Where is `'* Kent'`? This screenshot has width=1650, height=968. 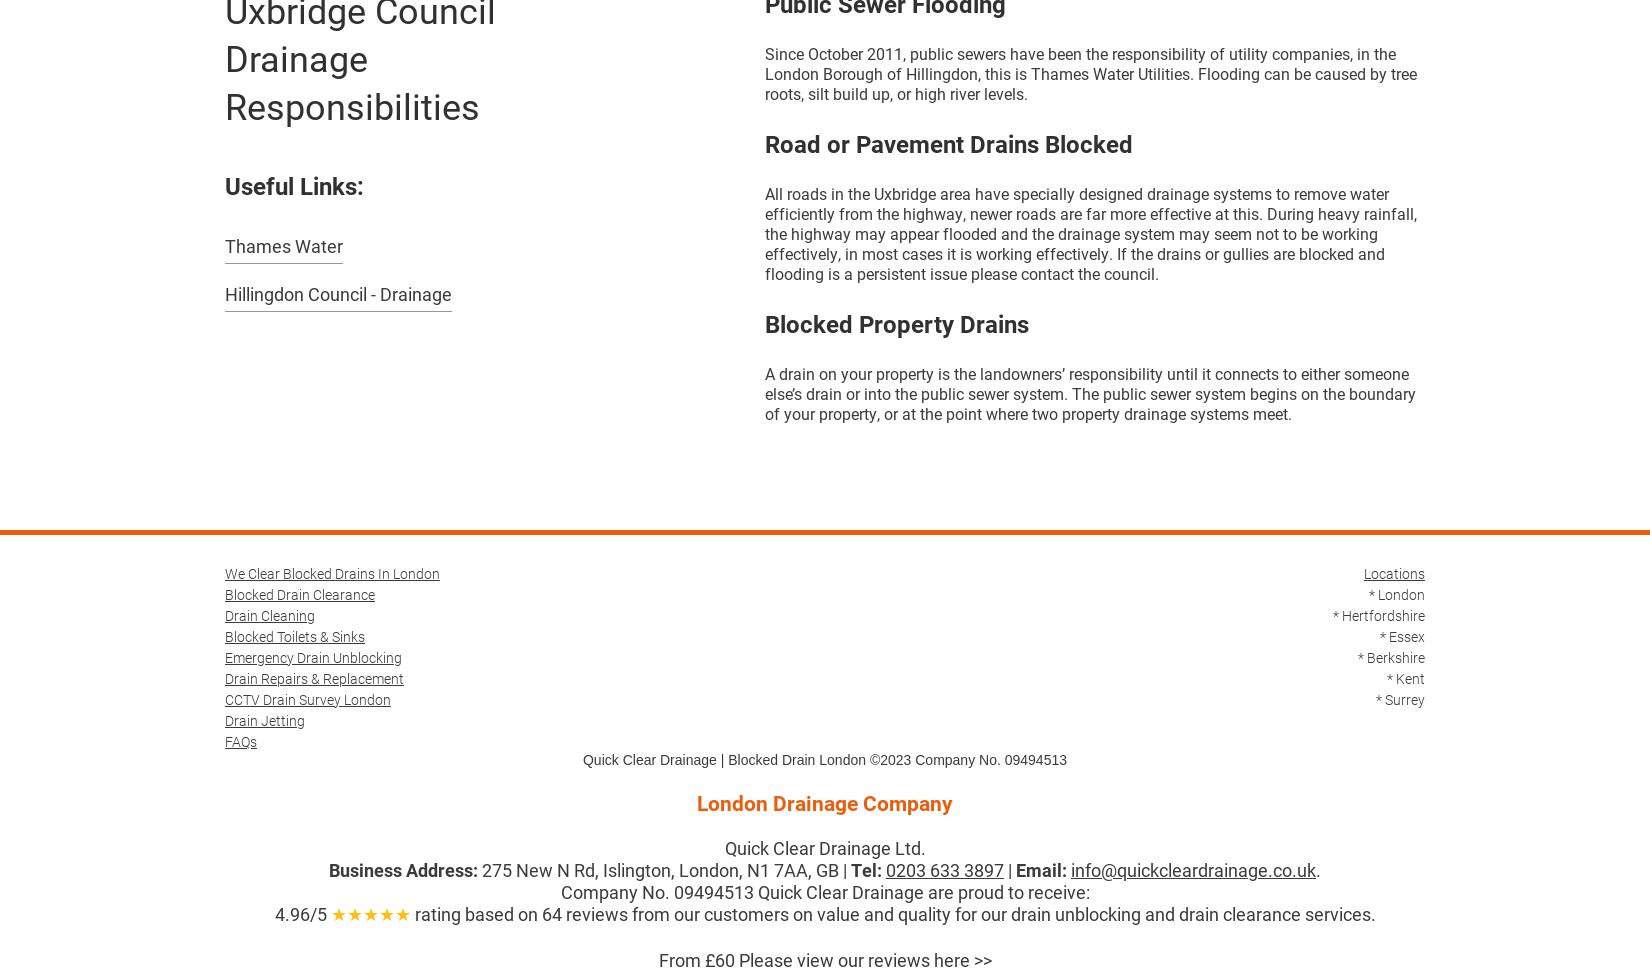 '* Kent' is located at coordinates (1404, 677).